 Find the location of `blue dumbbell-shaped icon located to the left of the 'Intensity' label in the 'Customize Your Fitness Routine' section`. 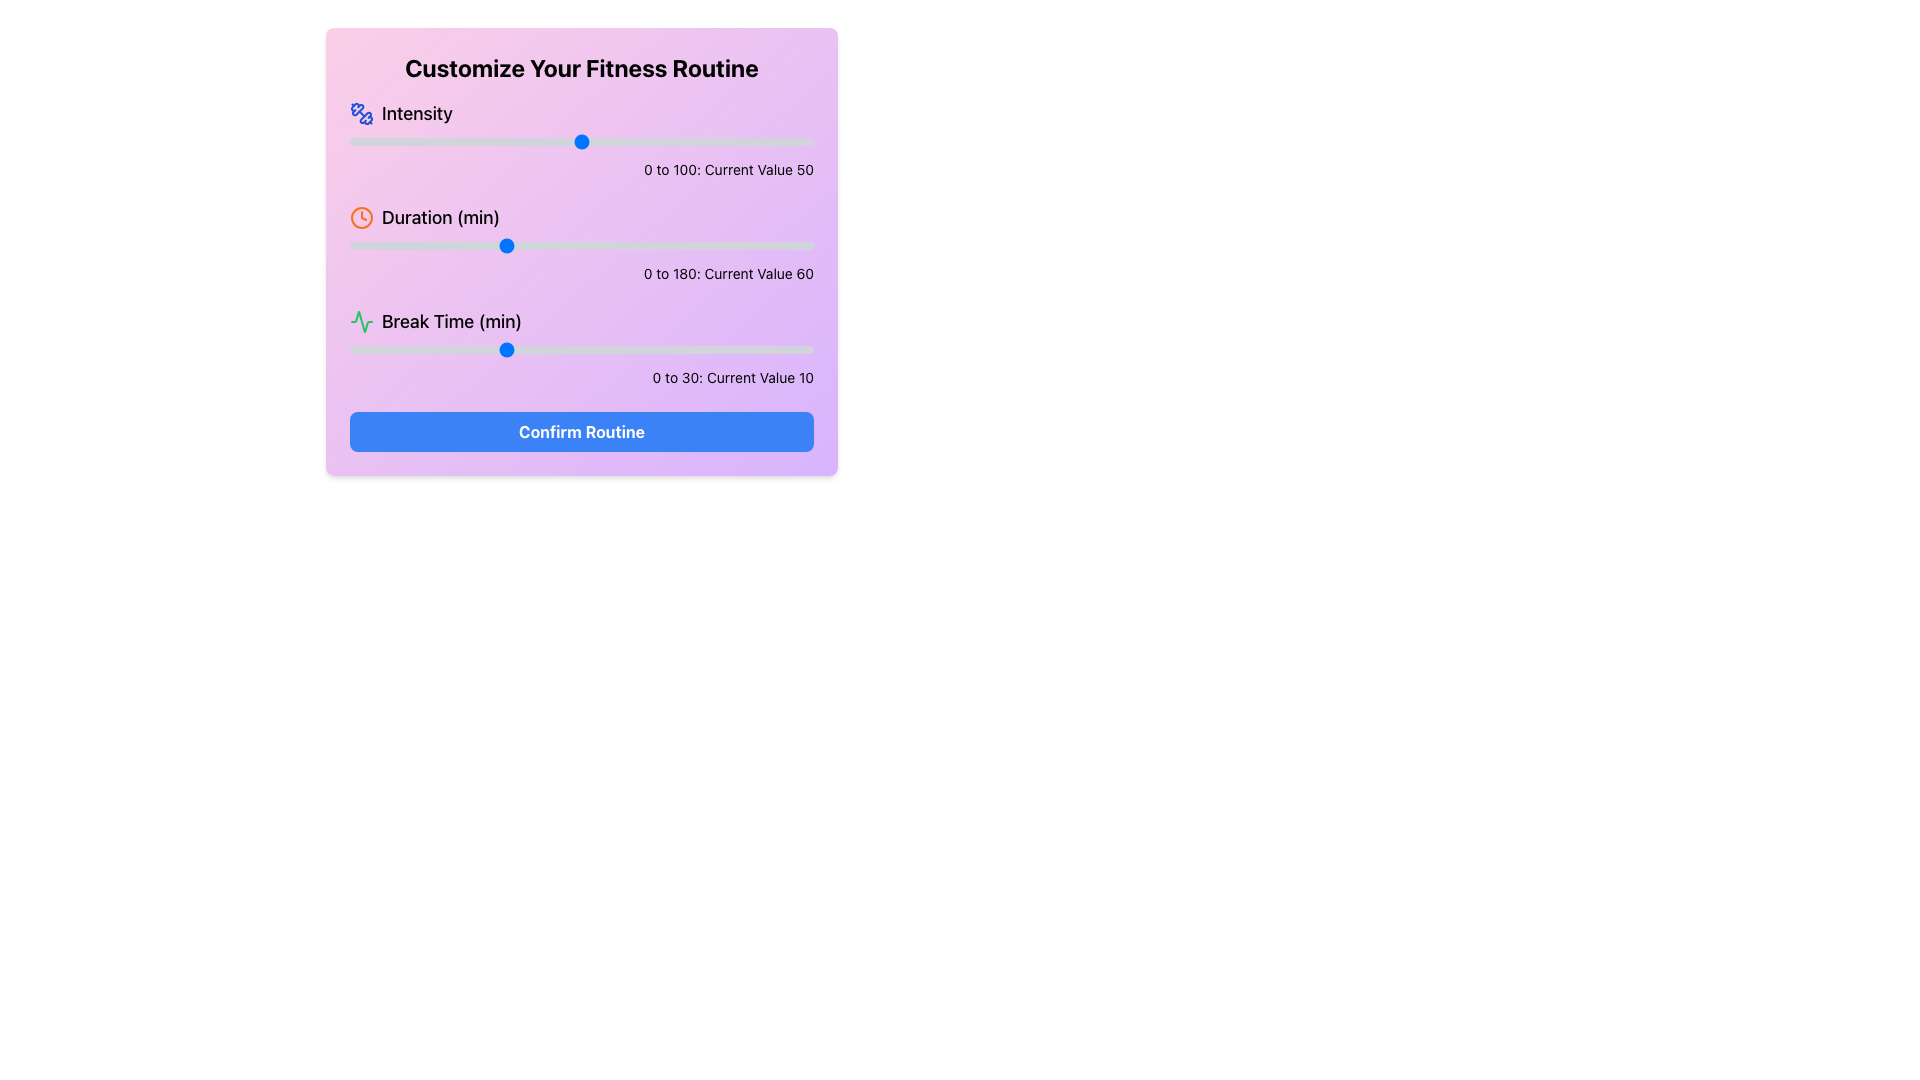

blue dumbbell-shaped icon located to the left of the 'Intensity' label in the 'Customize Your Fitness Routine' section is located at coordinates (361, 114).